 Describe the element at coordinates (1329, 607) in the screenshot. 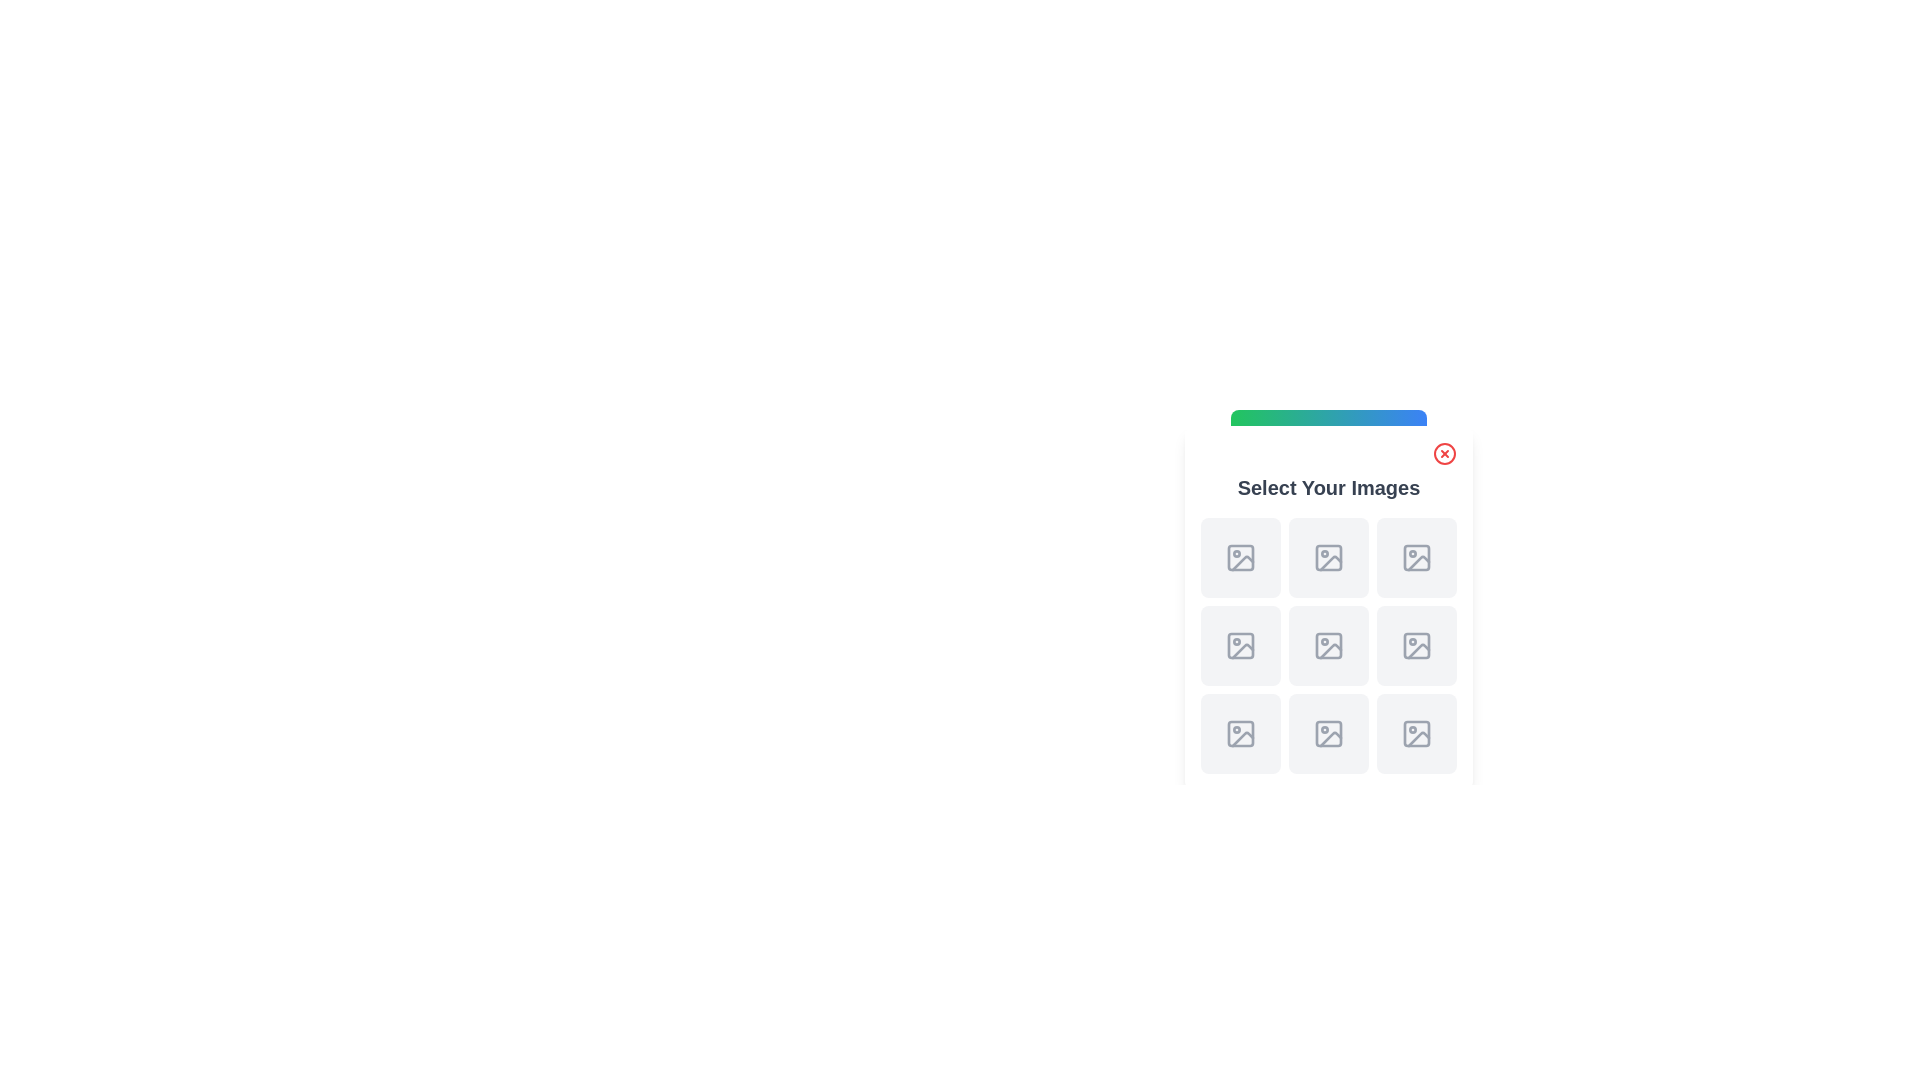

I see `the image placeholder in the popup card titled 'Select Your Images'` at that location.